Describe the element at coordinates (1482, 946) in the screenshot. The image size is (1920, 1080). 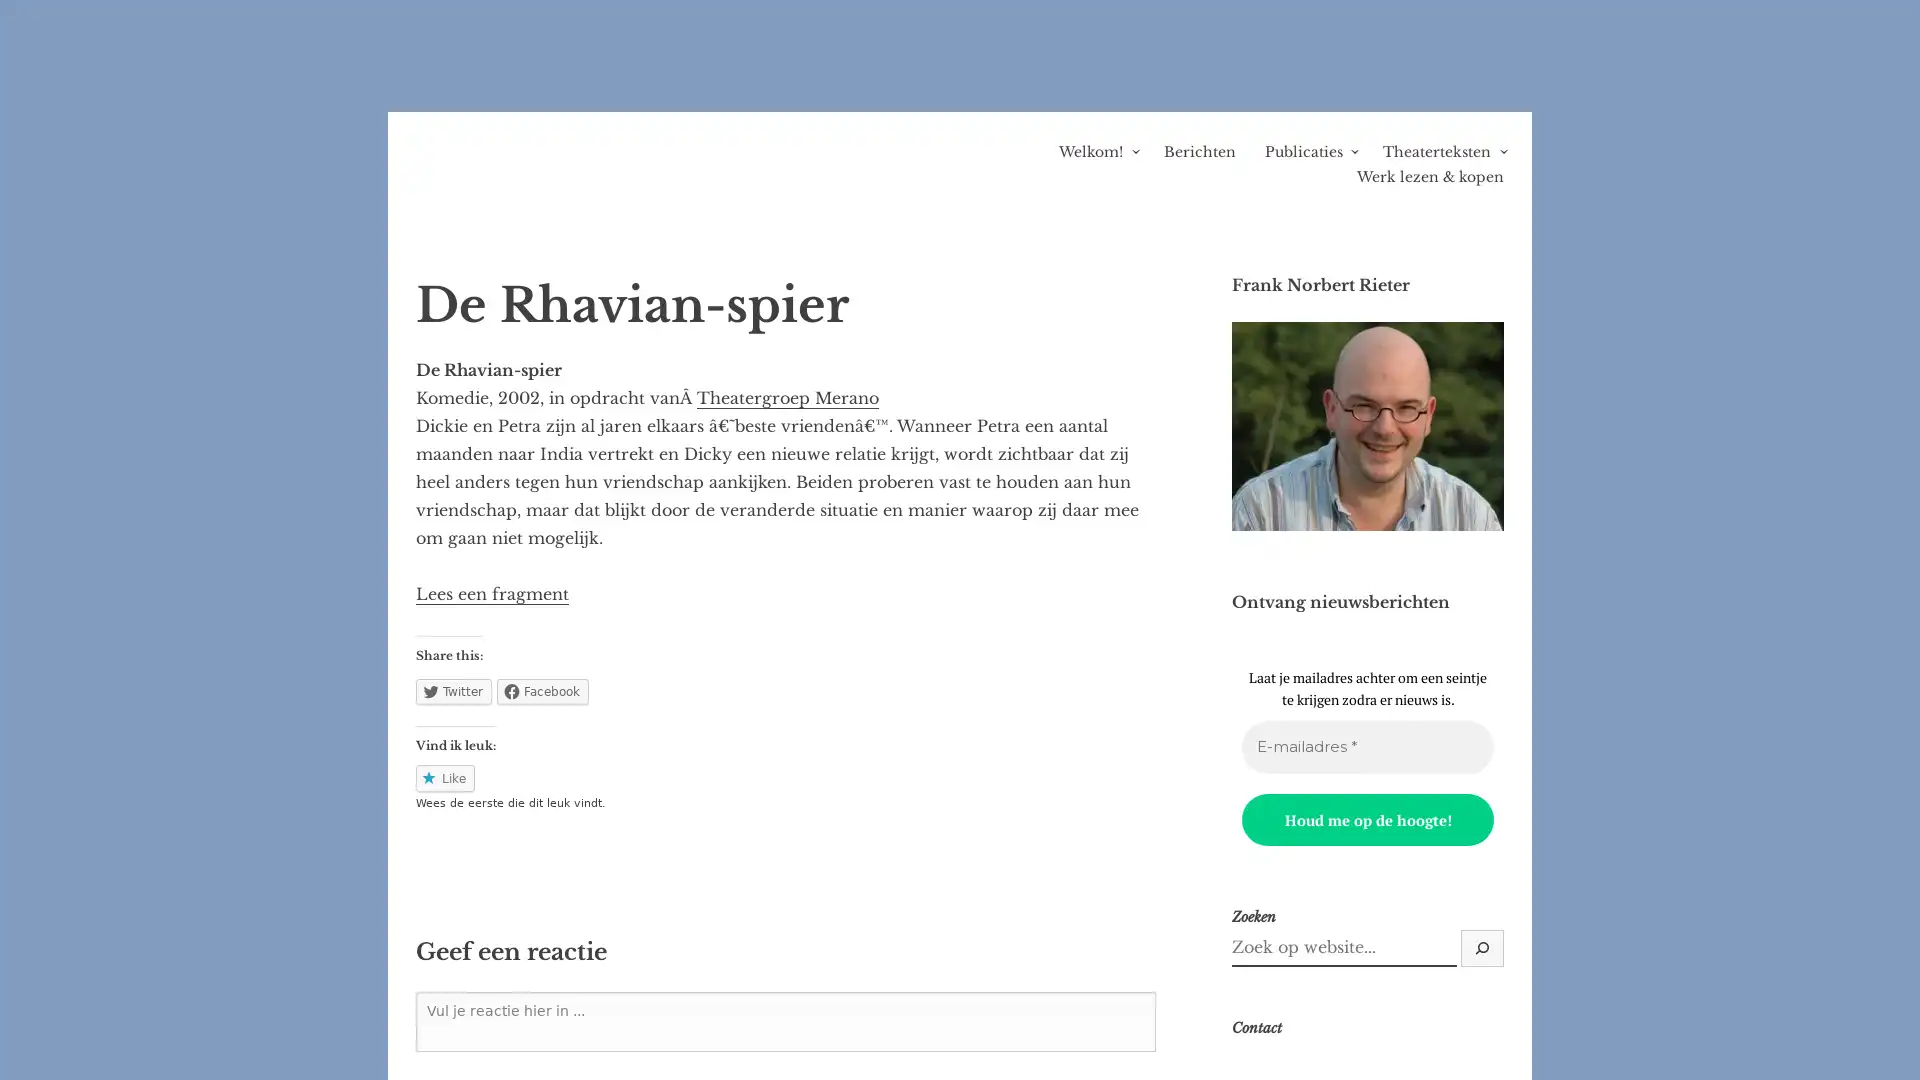
I see `Zoek` at that location.